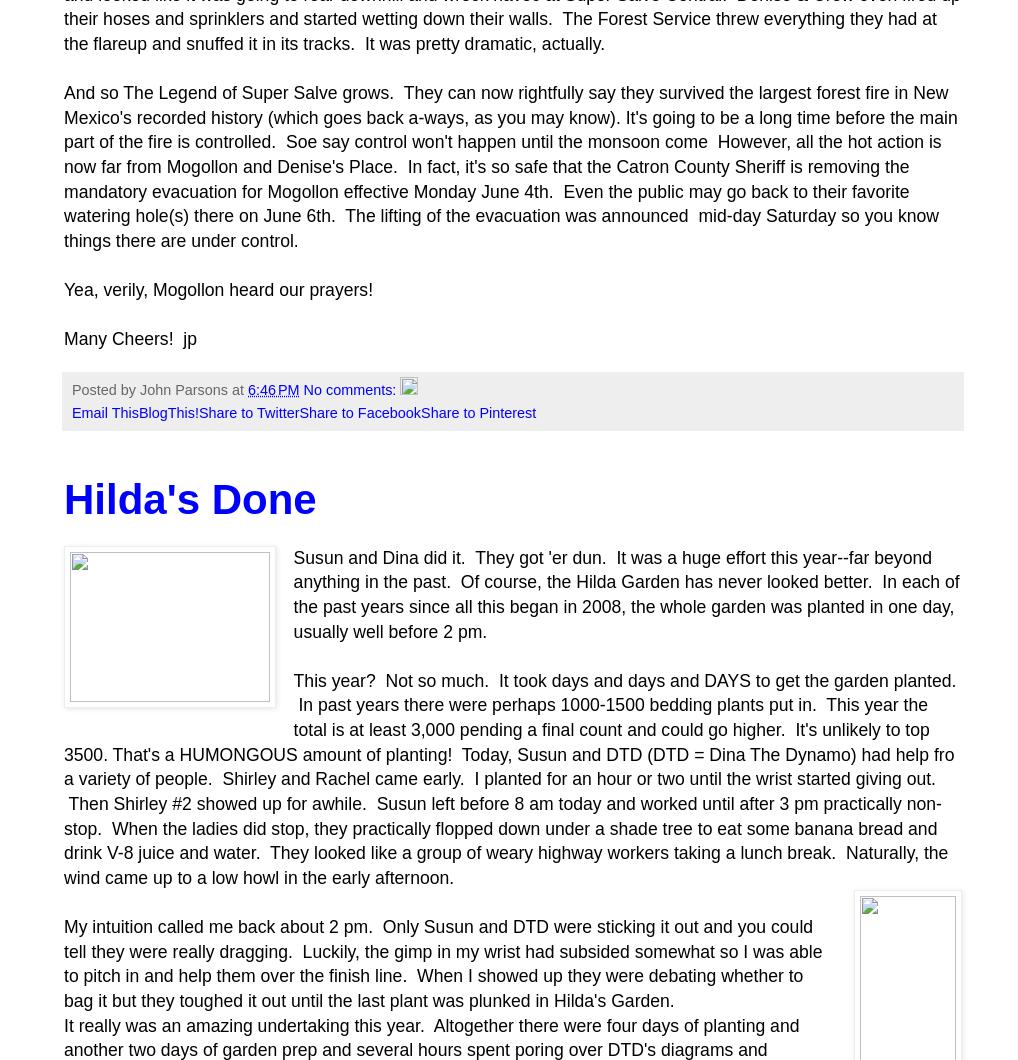 The width and height of the screenshot is (1018, 1060). Describe the element at coordinates (64, 777) in the screenshot. I see `'This year?  Not so much.  It took days and days and DAYS to get the garden planted.  In past years there were perhaps 1000-1500 bedding plants put in.  This year the total is at least 3,000 pending a final count and could go higher.  It's unlikely to top 3500. That's a HUMONGOUS amount of planting!  Today, Susun and DTD (DTD = Dina The Dynamo) had help fro a variety of people.  Shirley and Rachel came early.  I planted for an hour or two until the wrist started giving out.  Then Shirley #2 showed up for awhile.  Susun left before 8 am today and worked until after 3 pm practically non-stop.  When the ladies did stop, they practically flopped down under a shade tree to eat some banana bread and drink V-8 juice and water.  They looked like a group of weary highway workers taking a lunch break.  Naturally, the wind came up to a low howl in the early afternoon.'` at that location.